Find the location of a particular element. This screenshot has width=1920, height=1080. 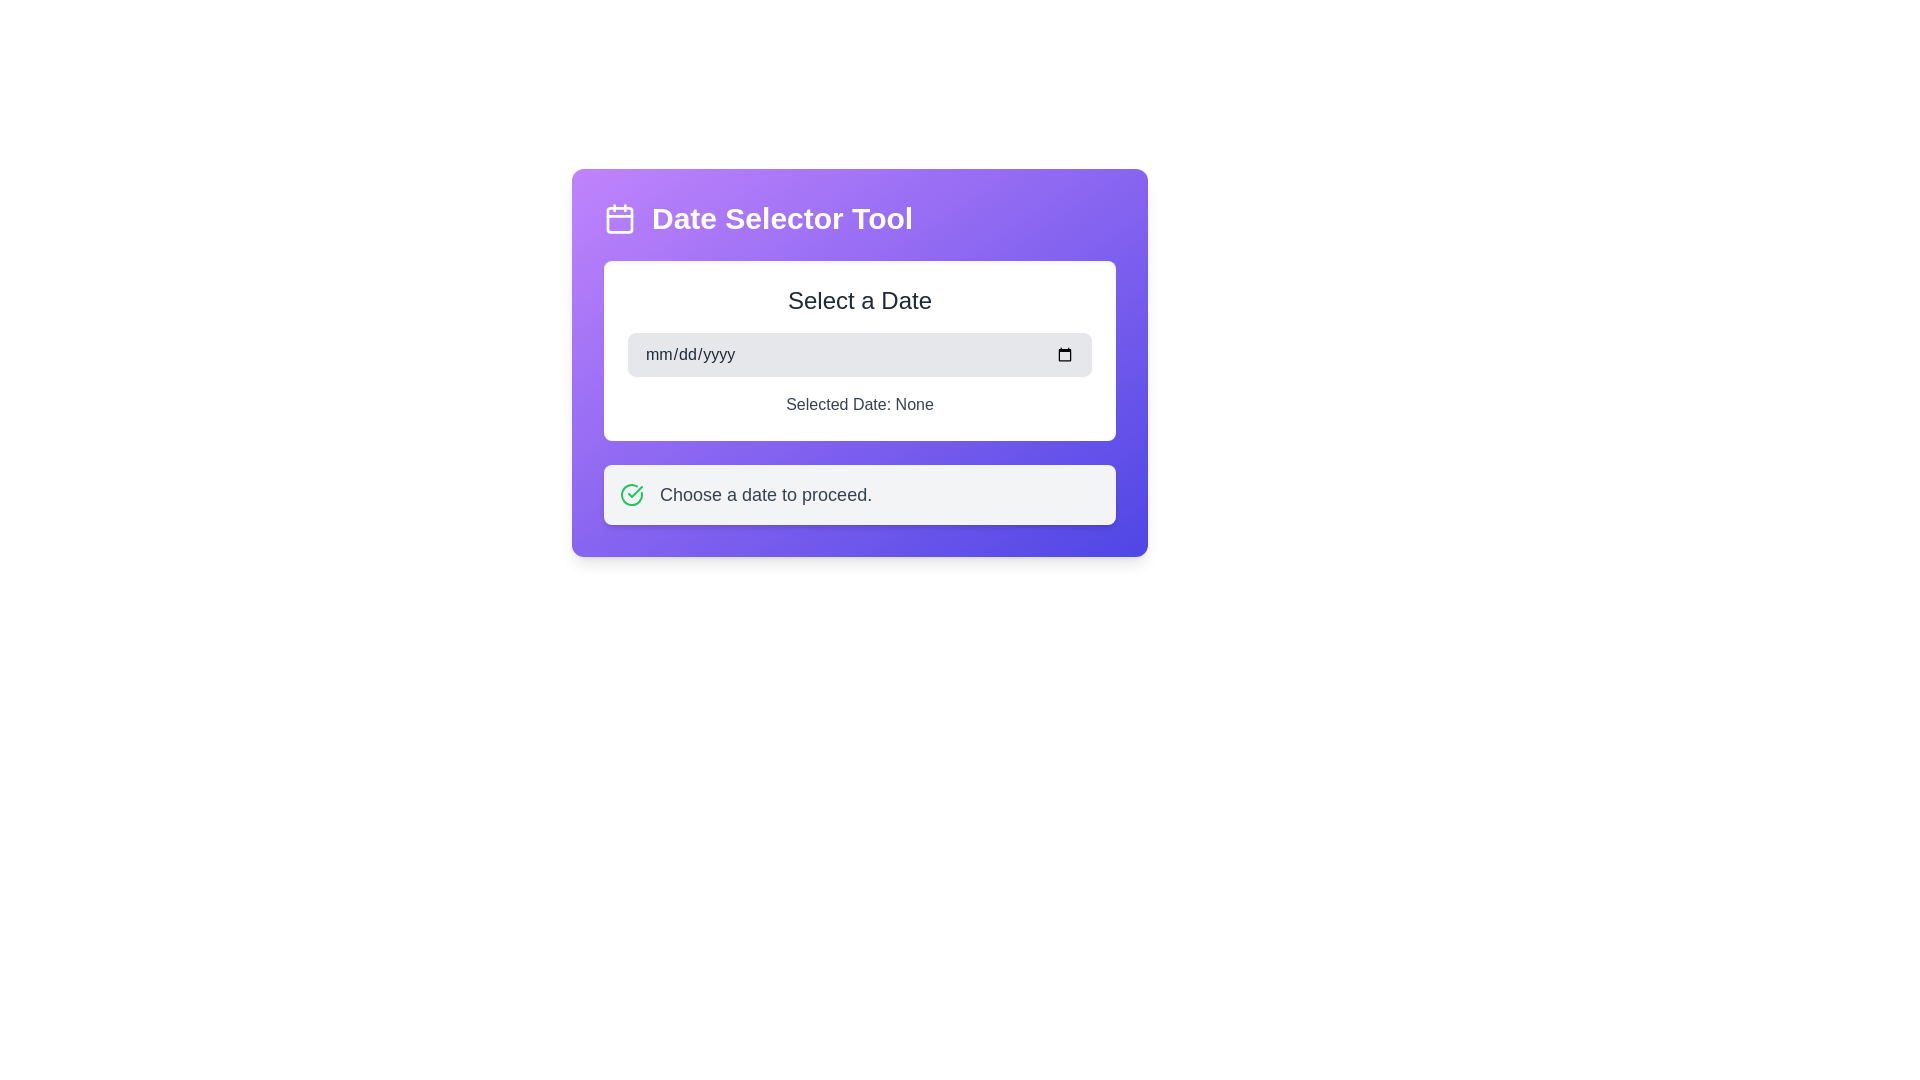

the banner header labeled 'Date Selector Tool' with a calendar icon, located at the top of the date selection widget is located at coordinates (859, 219).